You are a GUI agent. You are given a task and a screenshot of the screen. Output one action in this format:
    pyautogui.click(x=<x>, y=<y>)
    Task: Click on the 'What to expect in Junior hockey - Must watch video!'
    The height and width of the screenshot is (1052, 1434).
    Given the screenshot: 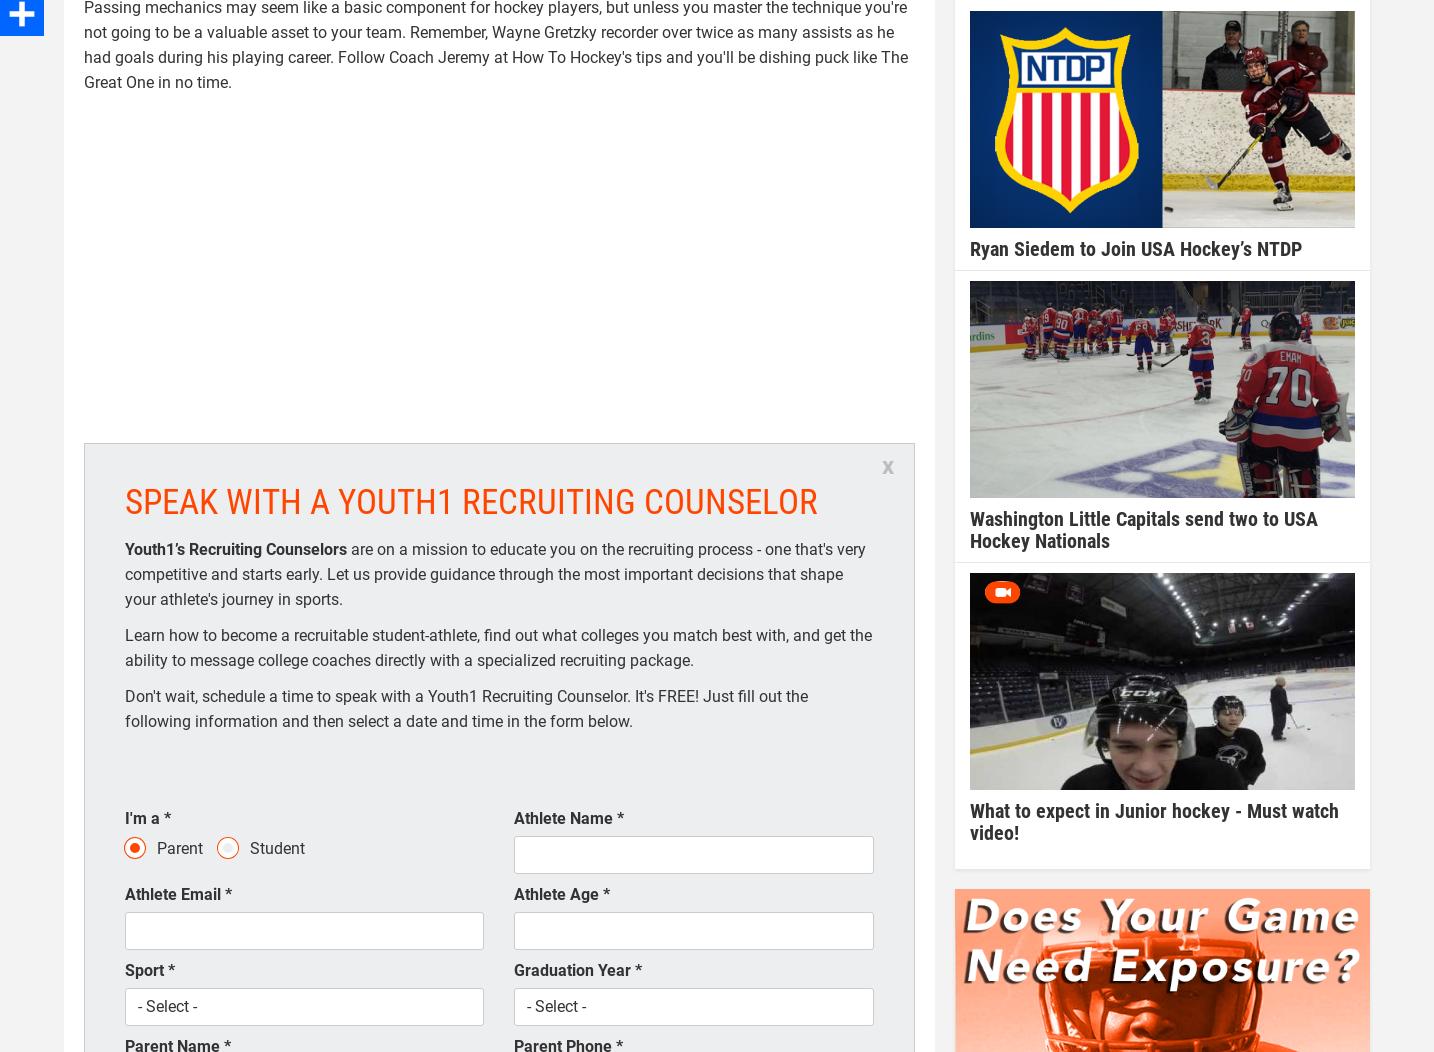 What is the action you would take?
    pyautogui.click(x=1153, y=820)
    